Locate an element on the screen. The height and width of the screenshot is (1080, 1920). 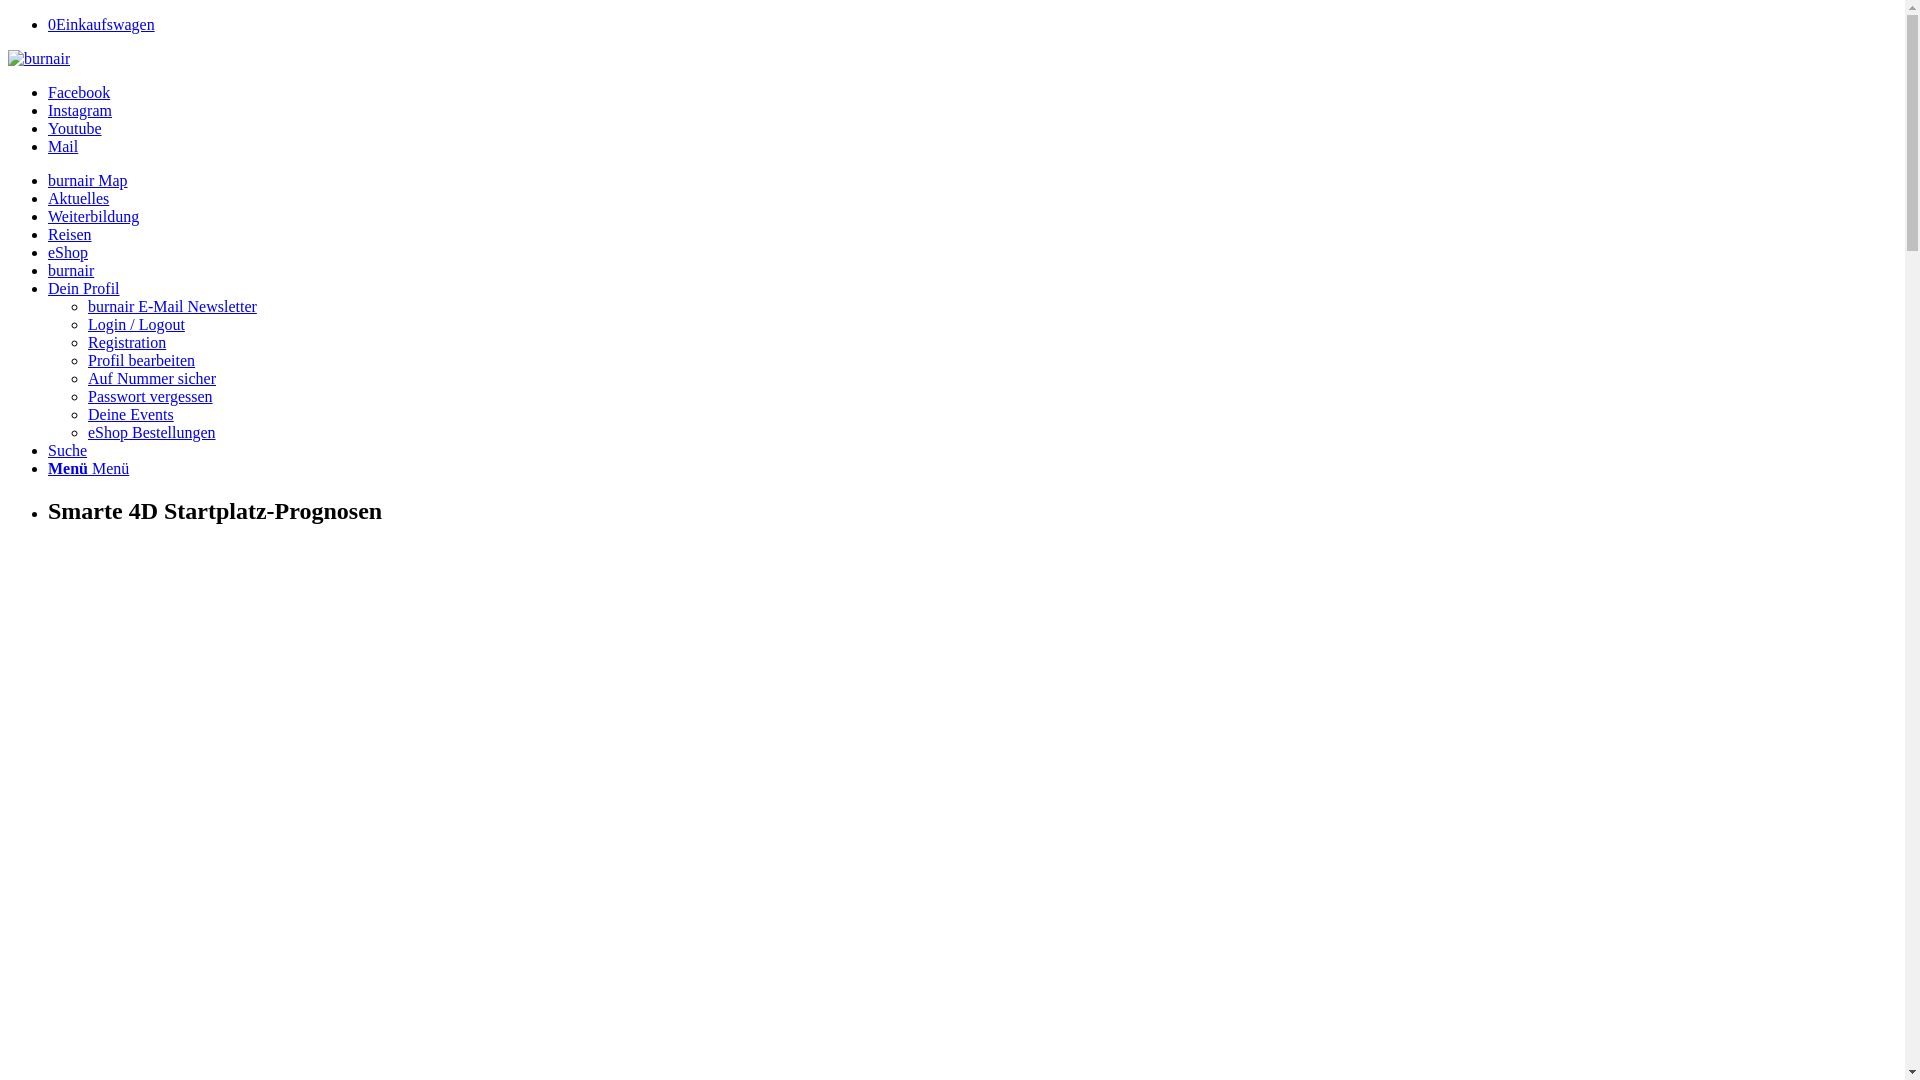
'eShop' is located at coordinates (67, 251).